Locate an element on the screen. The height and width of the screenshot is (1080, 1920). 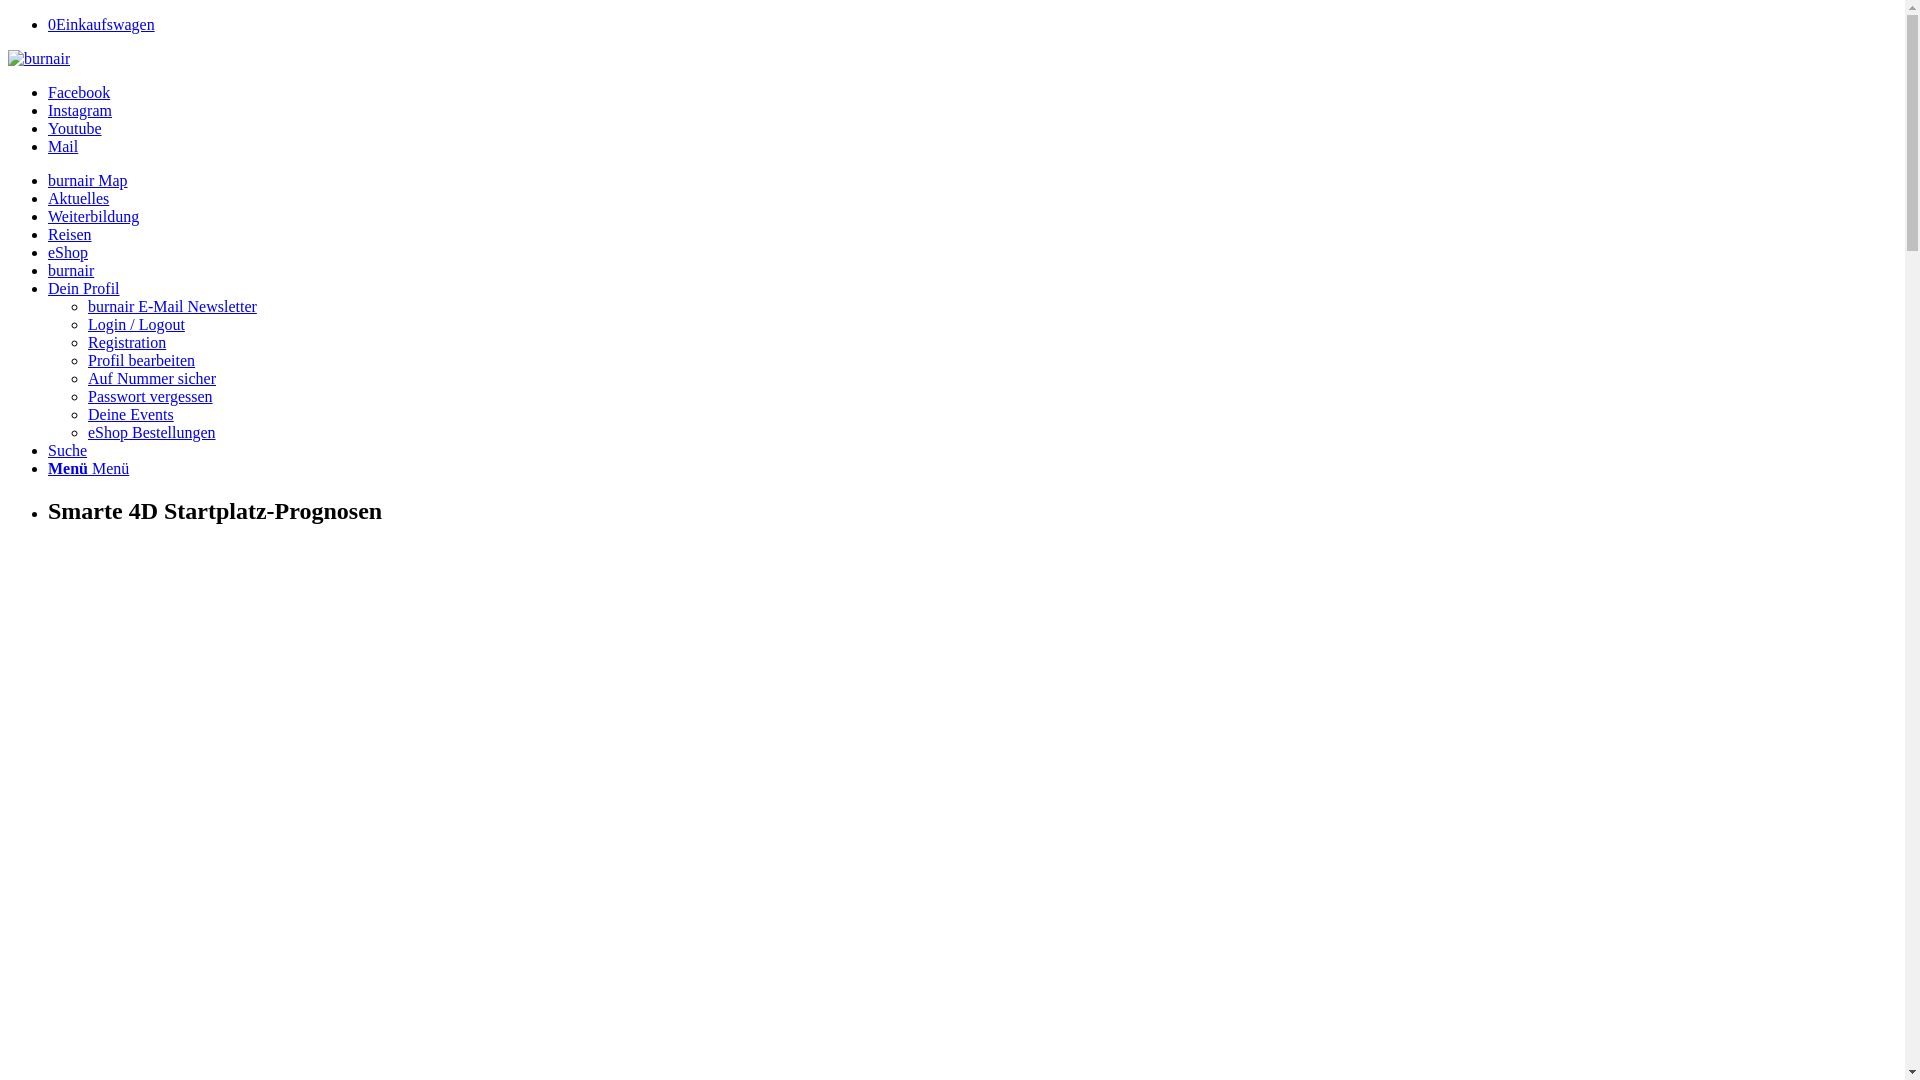
'eShop' is located at coordinates (67, 251).